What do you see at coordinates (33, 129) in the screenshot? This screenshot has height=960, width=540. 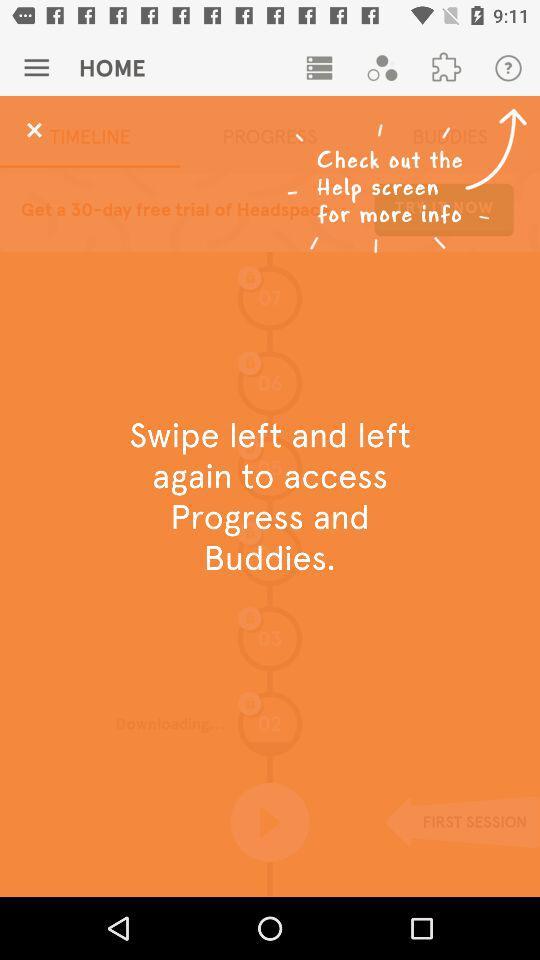 I see `go back` at bounding box center [33, 129].